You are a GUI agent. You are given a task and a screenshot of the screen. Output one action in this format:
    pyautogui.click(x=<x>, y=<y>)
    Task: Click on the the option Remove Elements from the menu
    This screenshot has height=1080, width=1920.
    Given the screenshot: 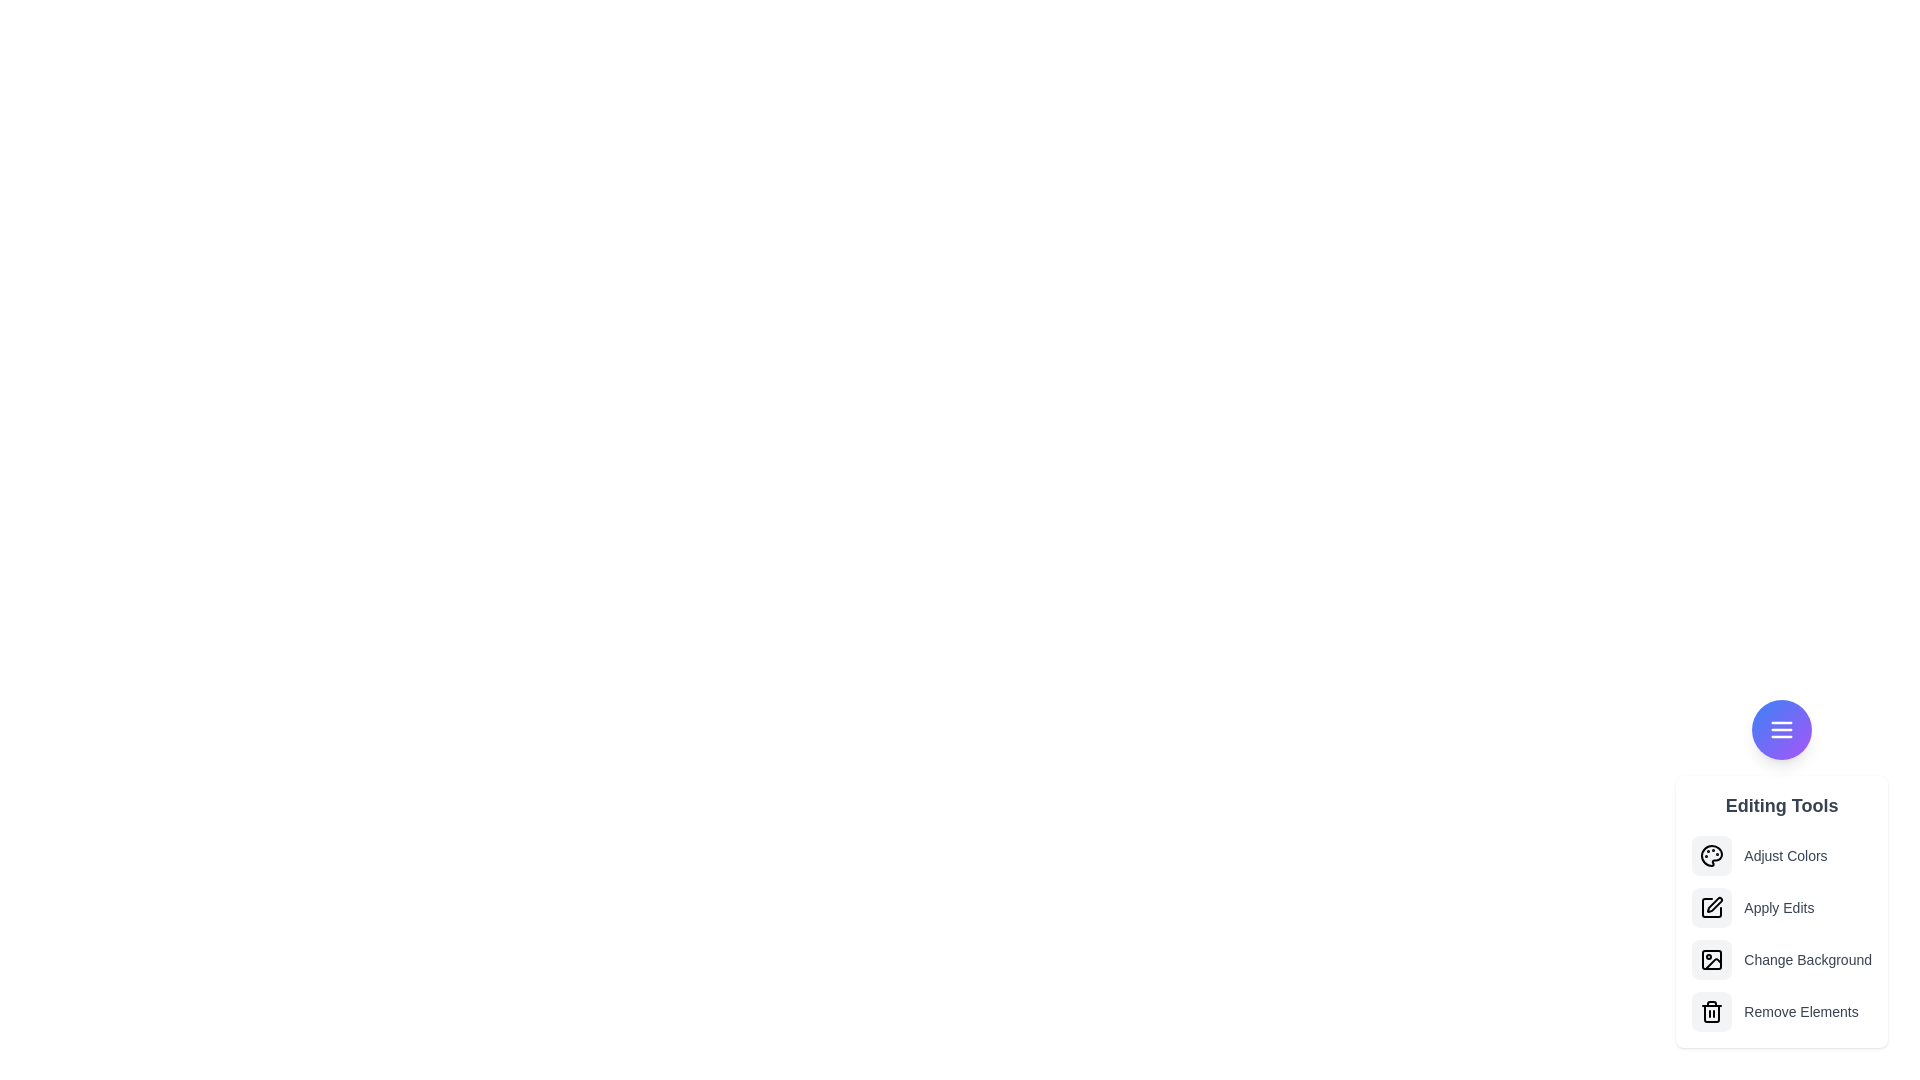 What is the action you would take?
    pyautogui.click(x=1711, y=1011)
    